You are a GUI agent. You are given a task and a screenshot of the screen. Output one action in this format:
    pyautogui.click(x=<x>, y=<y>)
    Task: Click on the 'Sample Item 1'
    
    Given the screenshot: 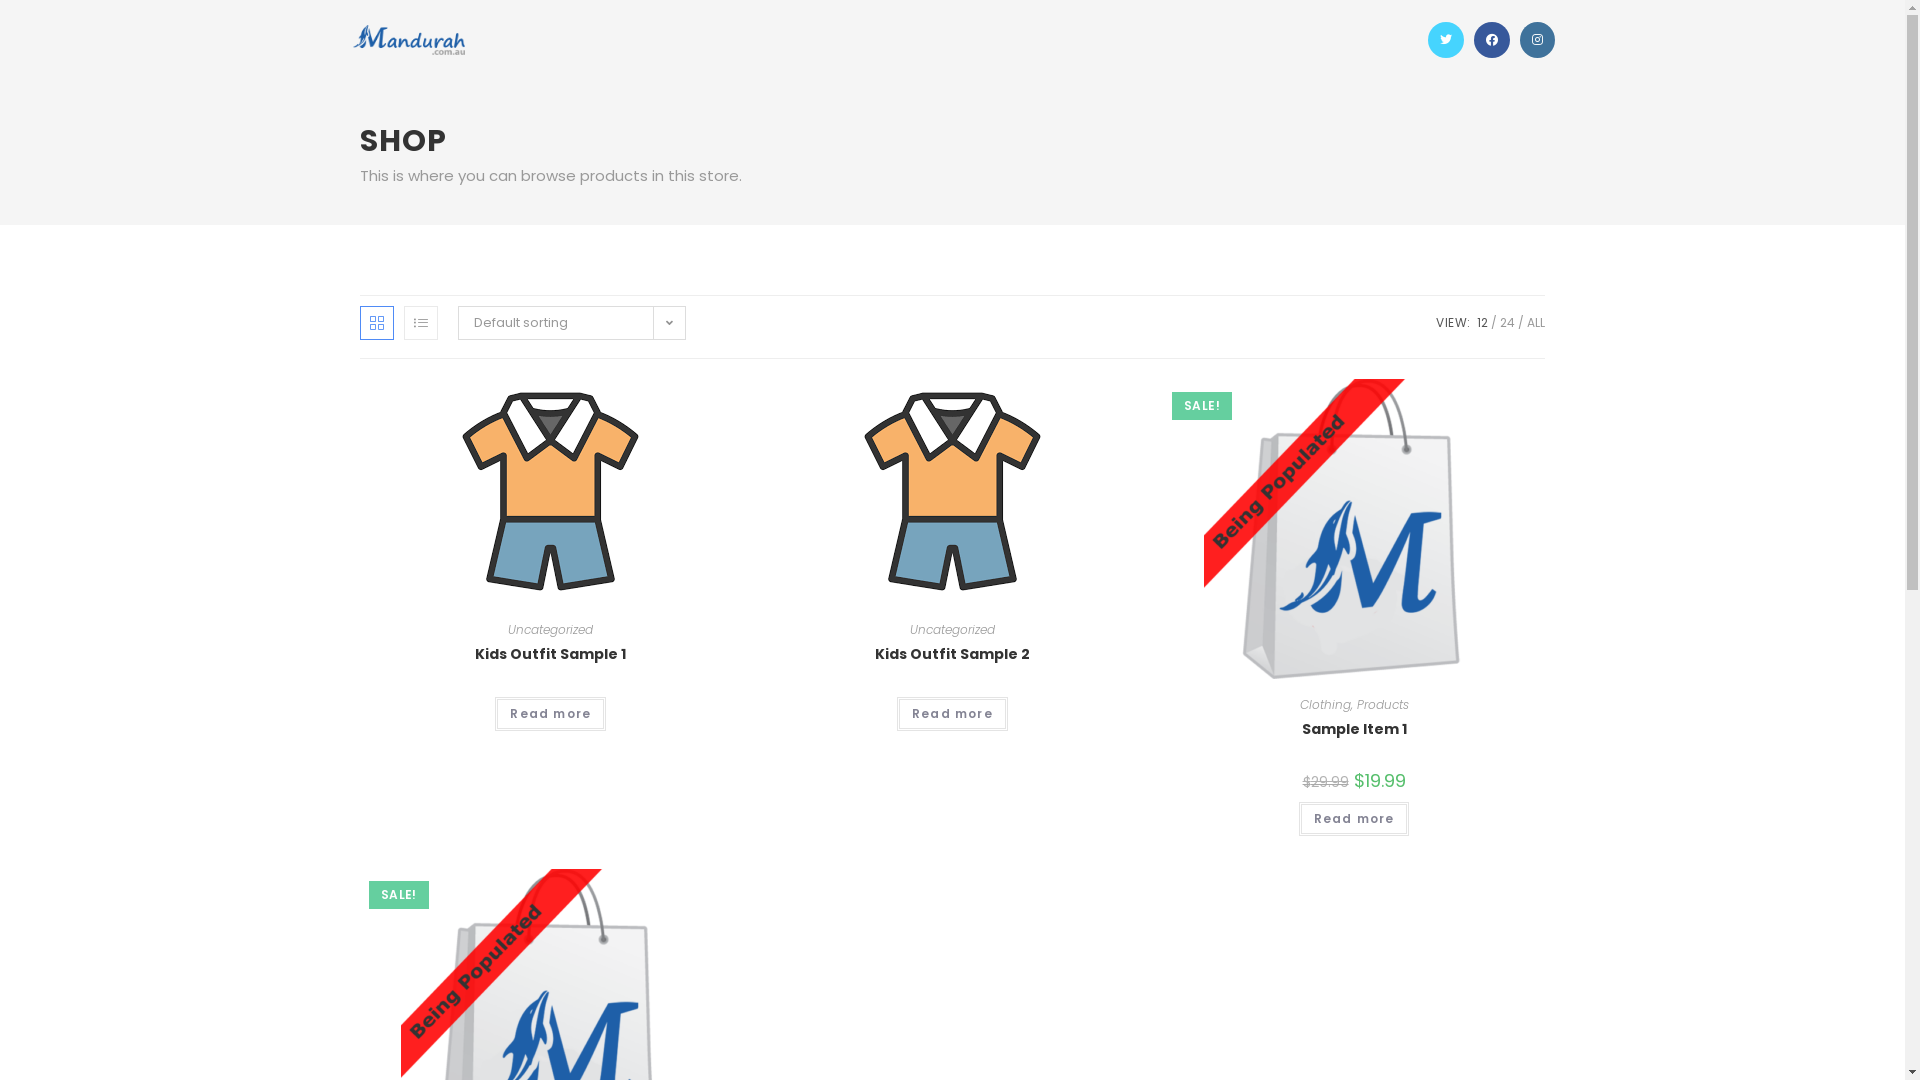 What is the action you would take?
    pyautogui.click(x=1301, y=729)
    